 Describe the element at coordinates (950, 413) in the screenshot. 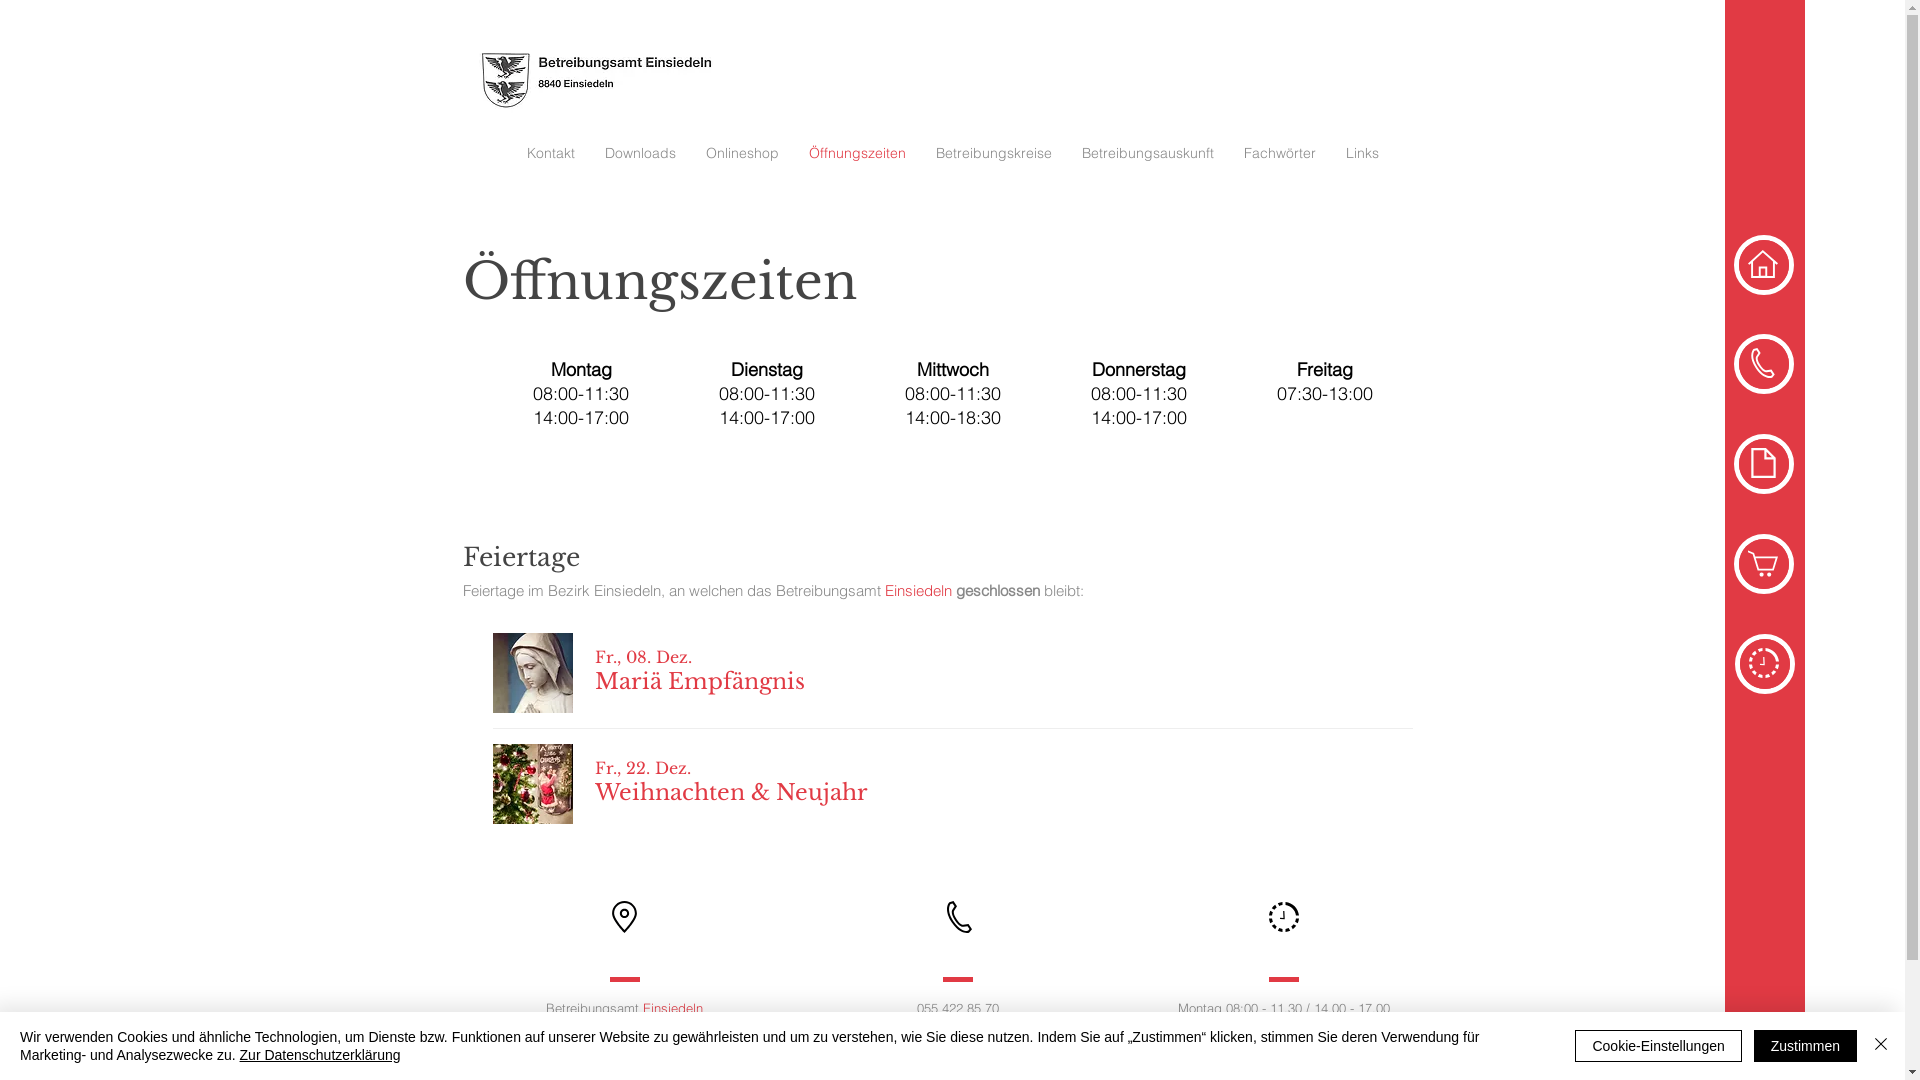

I see `'Open for Business'` at that location.